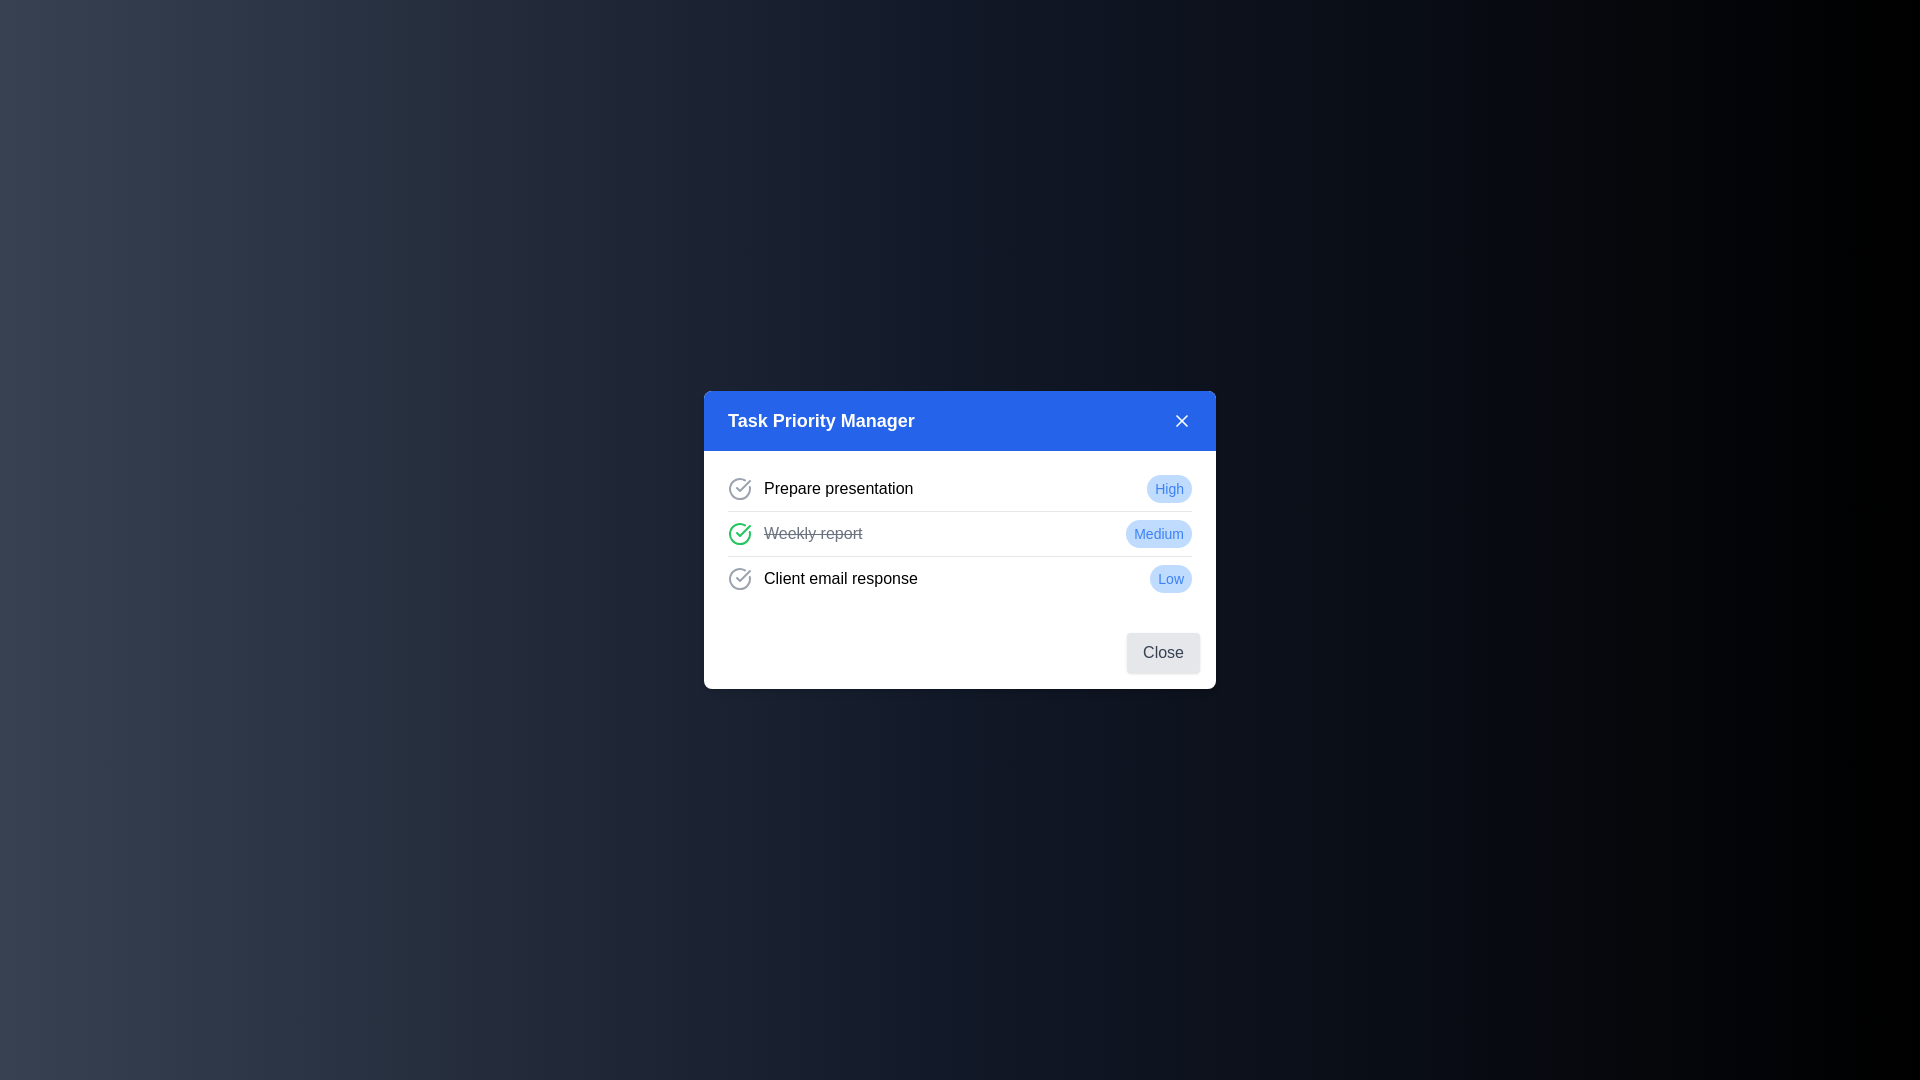  What do you see at coordinates (960, 532) in the screenshot?
I see `the completed task labeled 'Weekly report' with a medium priority in the 'Task Priority Manager' modal, which is the second item in the list` at bounding box center [960, 532].